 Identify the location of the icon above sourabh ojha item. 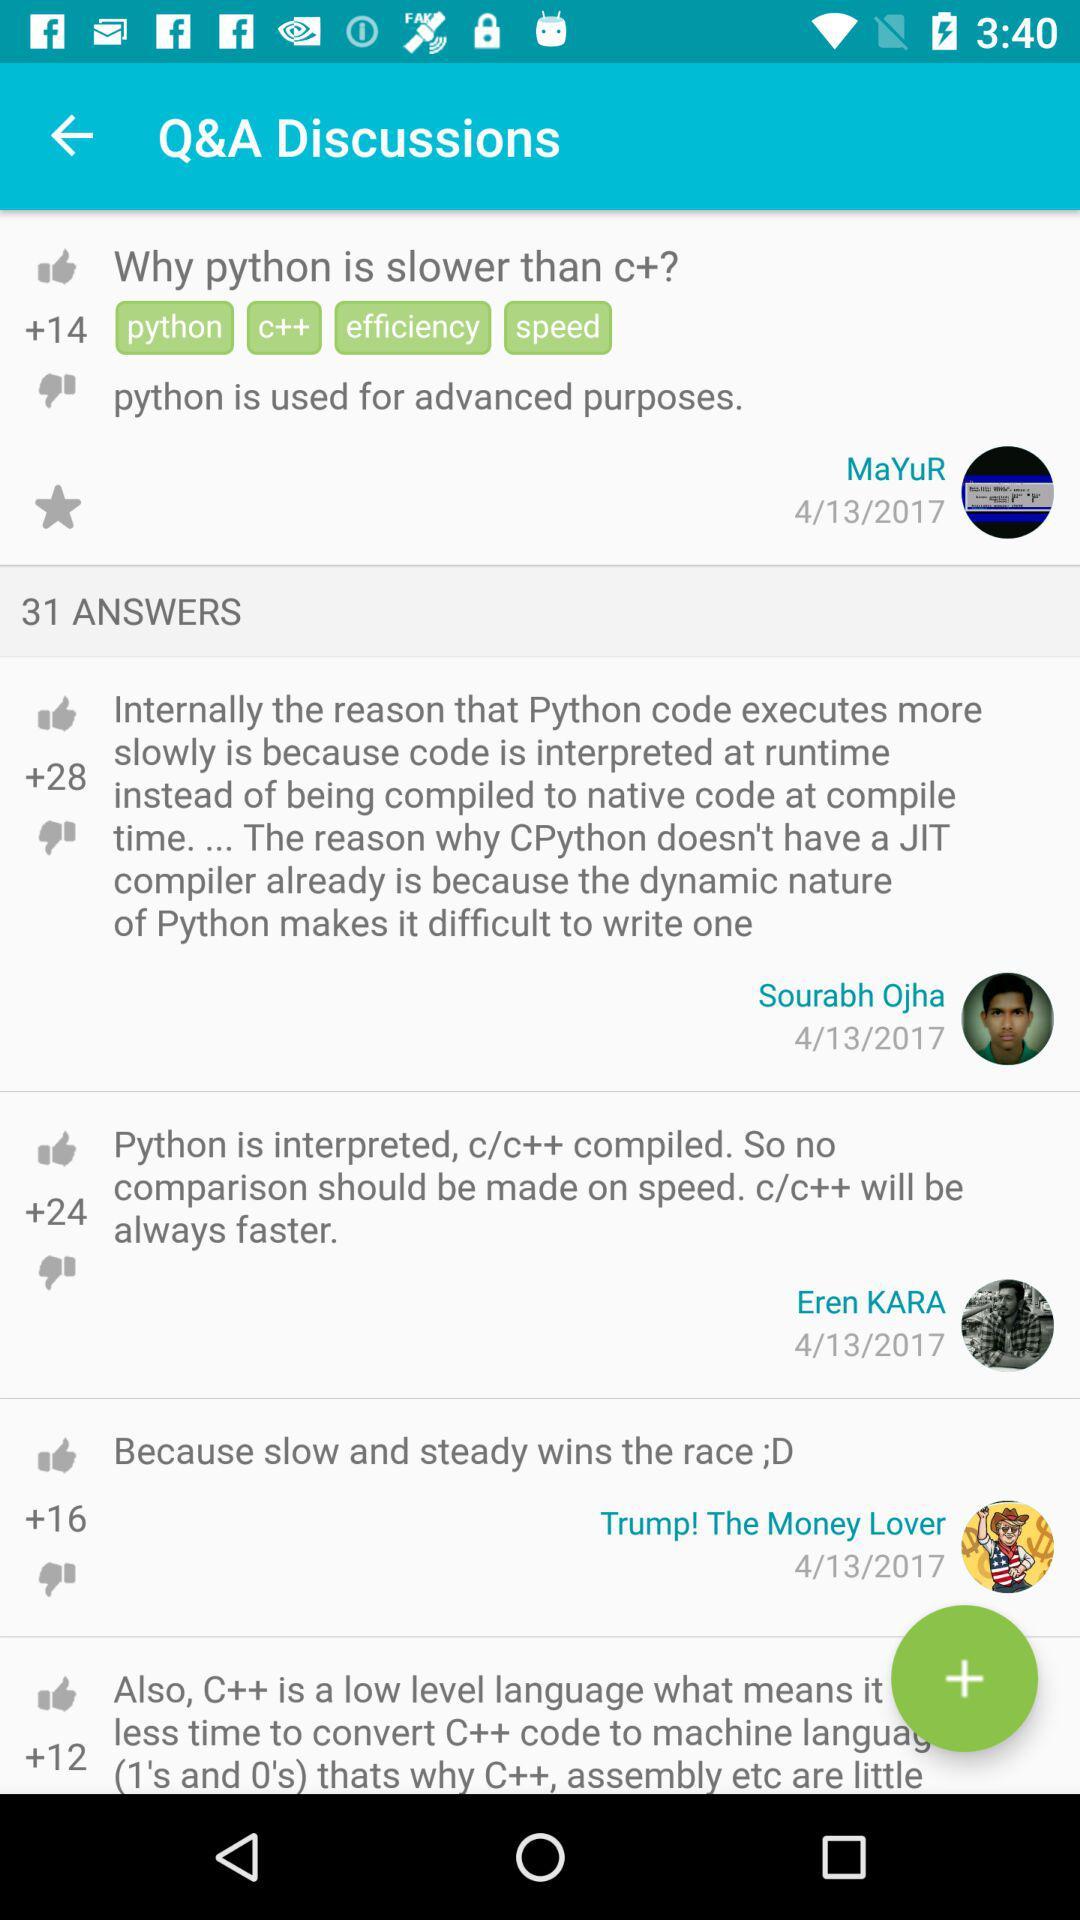
(559, 814).